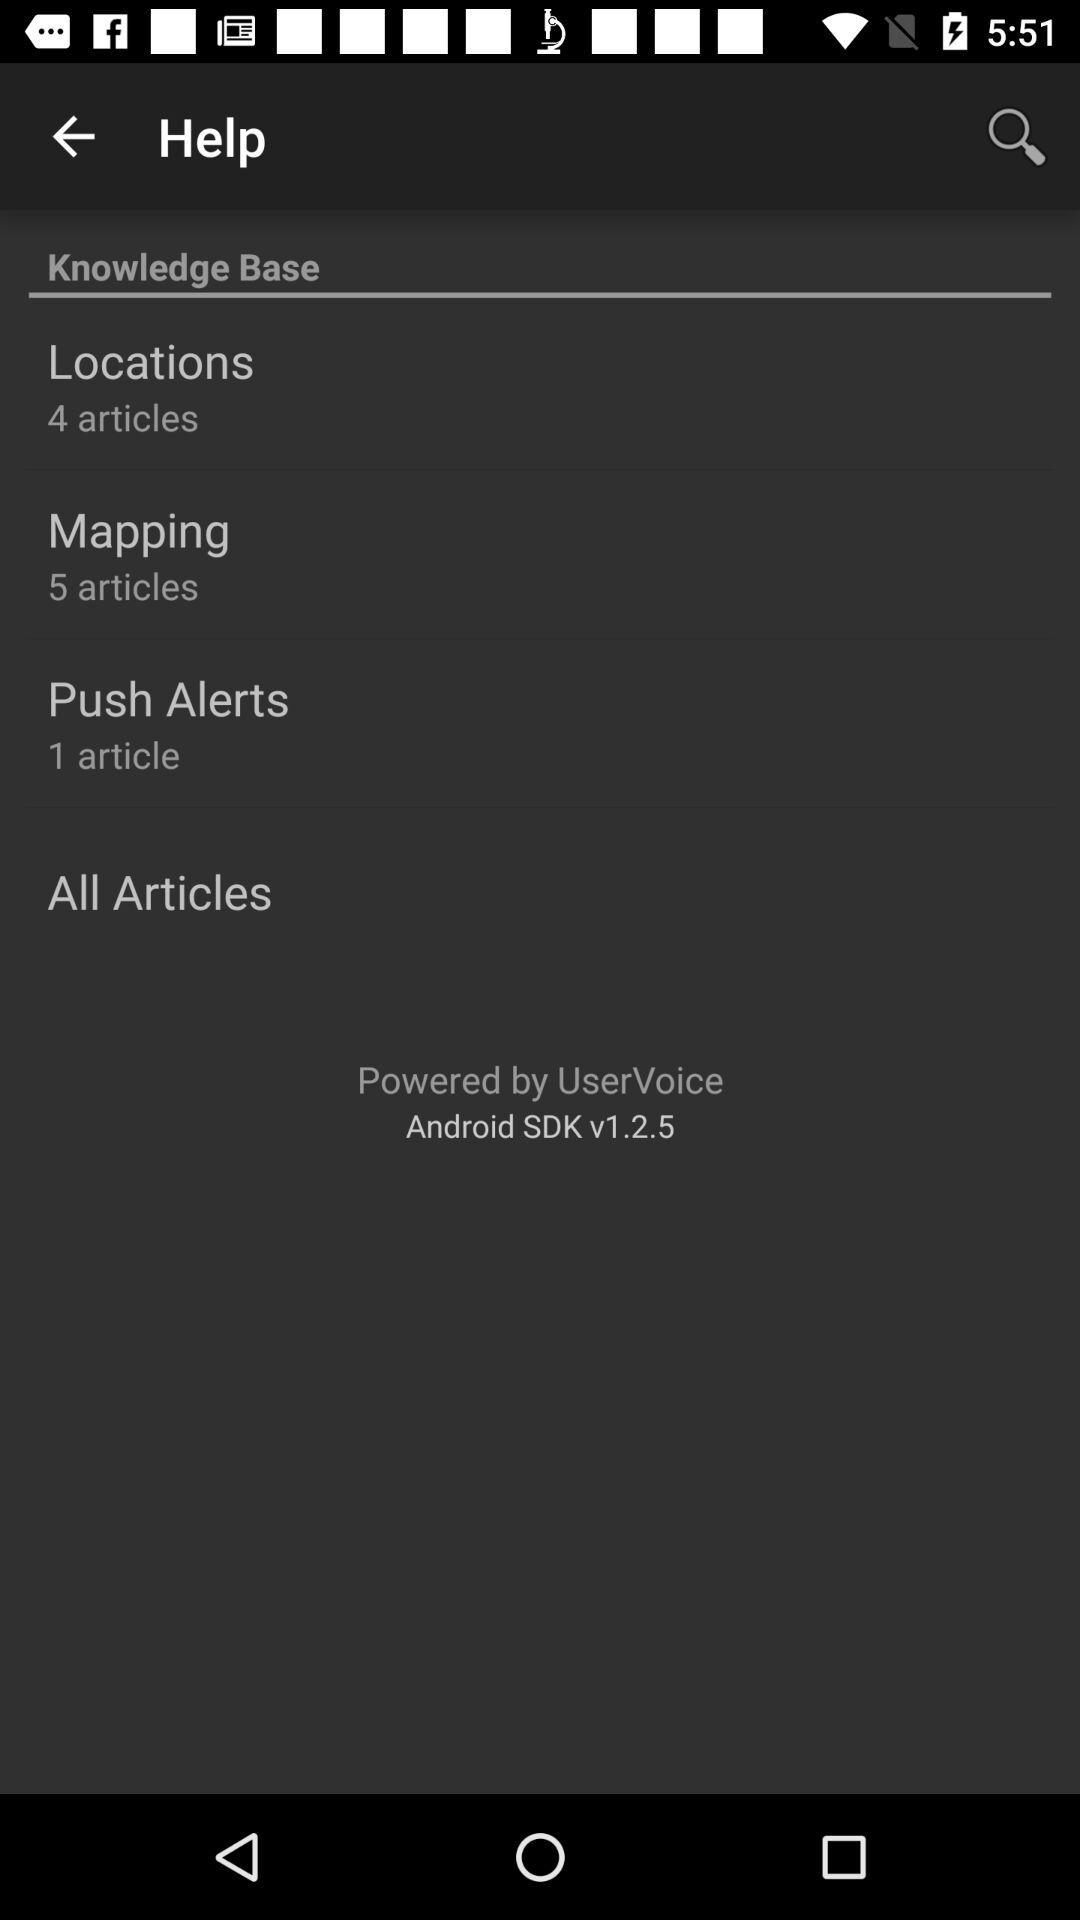  I want to click on the android sdk v1 icon, so click(540, 1125).